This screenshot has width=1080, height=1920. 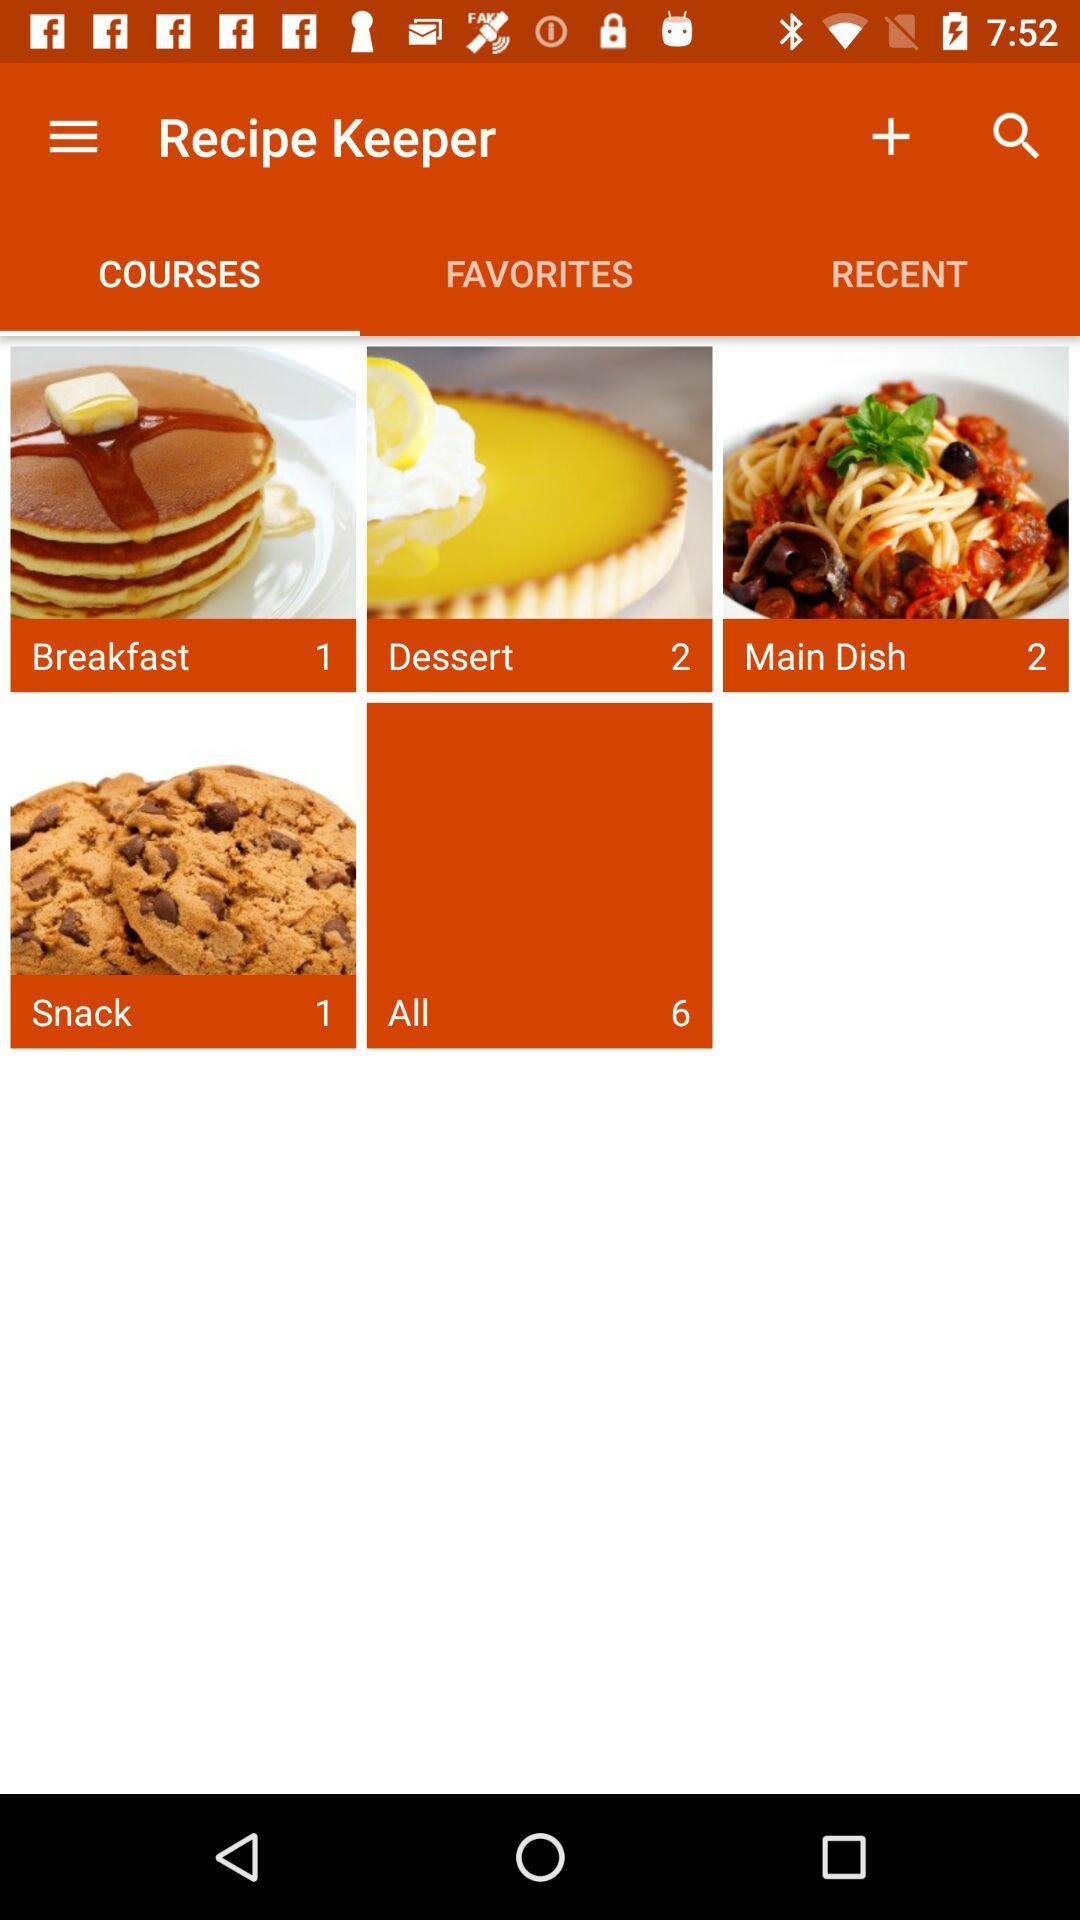 What do you see at coordinates (890, 135) in the screenshot?
I see `the icon above recent item` at bounding box center [890, 135].